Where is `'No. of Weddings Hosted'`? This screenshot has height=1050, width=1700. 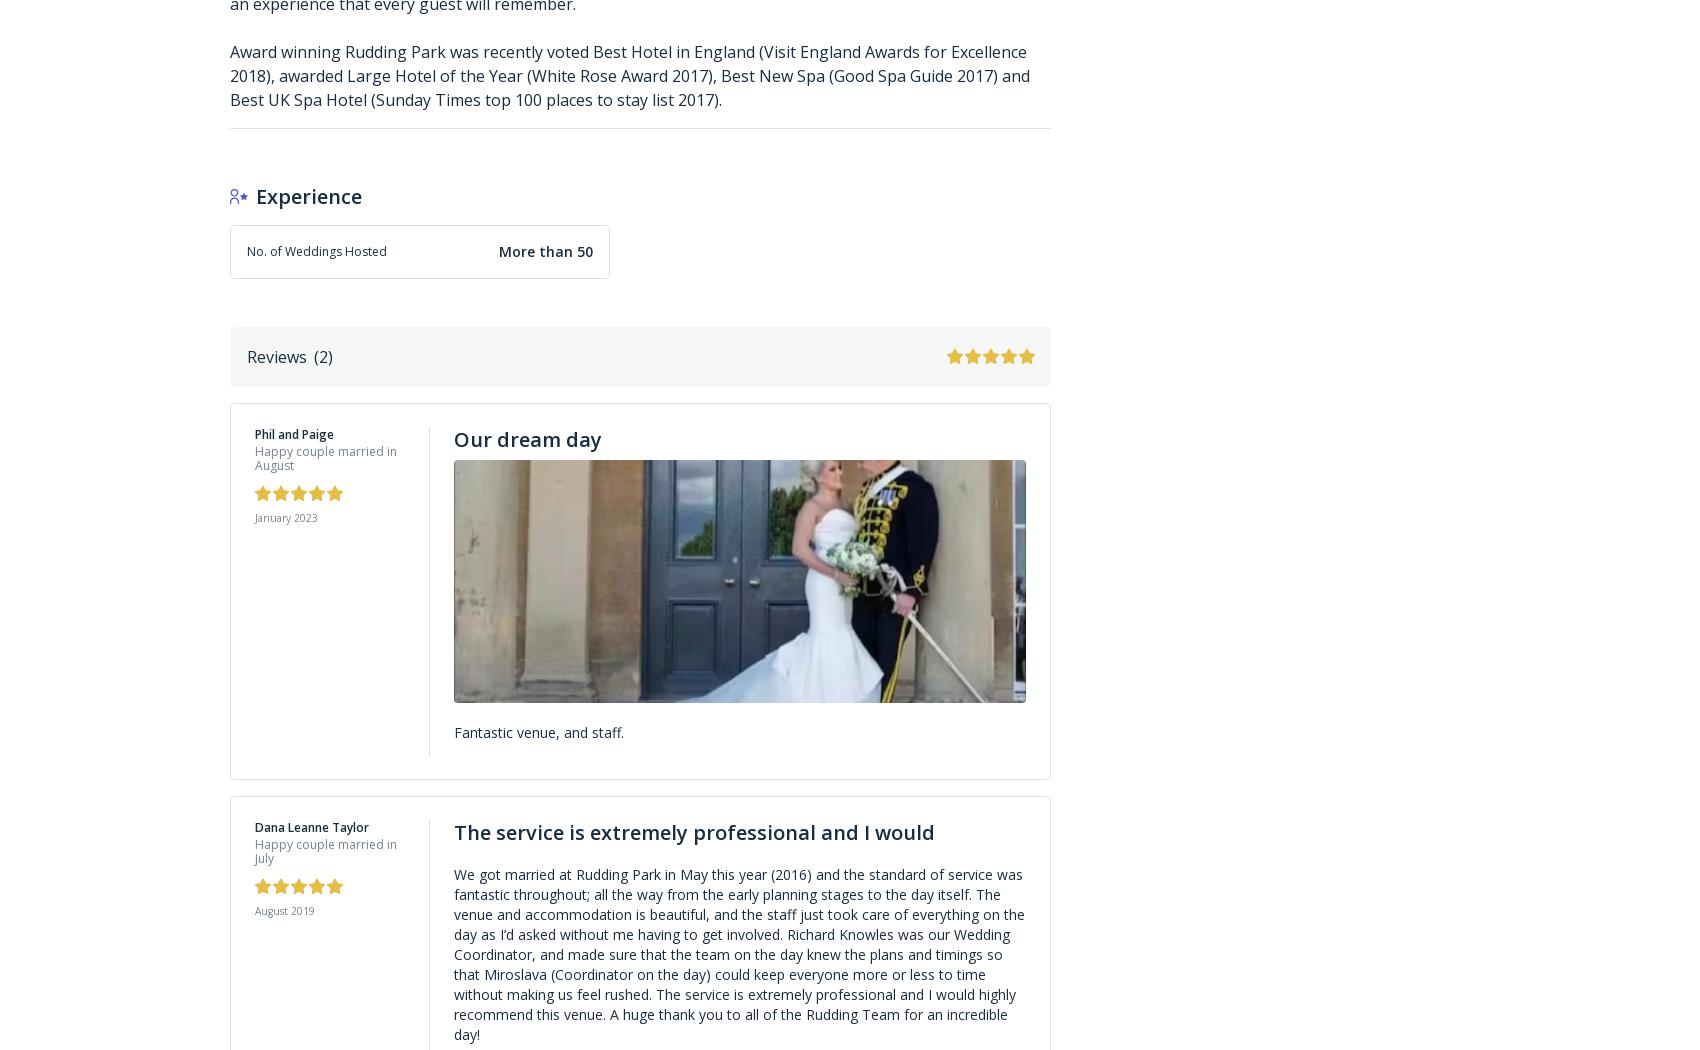
'No. of Weddings Hosted' is located at coordinates (317, 250).